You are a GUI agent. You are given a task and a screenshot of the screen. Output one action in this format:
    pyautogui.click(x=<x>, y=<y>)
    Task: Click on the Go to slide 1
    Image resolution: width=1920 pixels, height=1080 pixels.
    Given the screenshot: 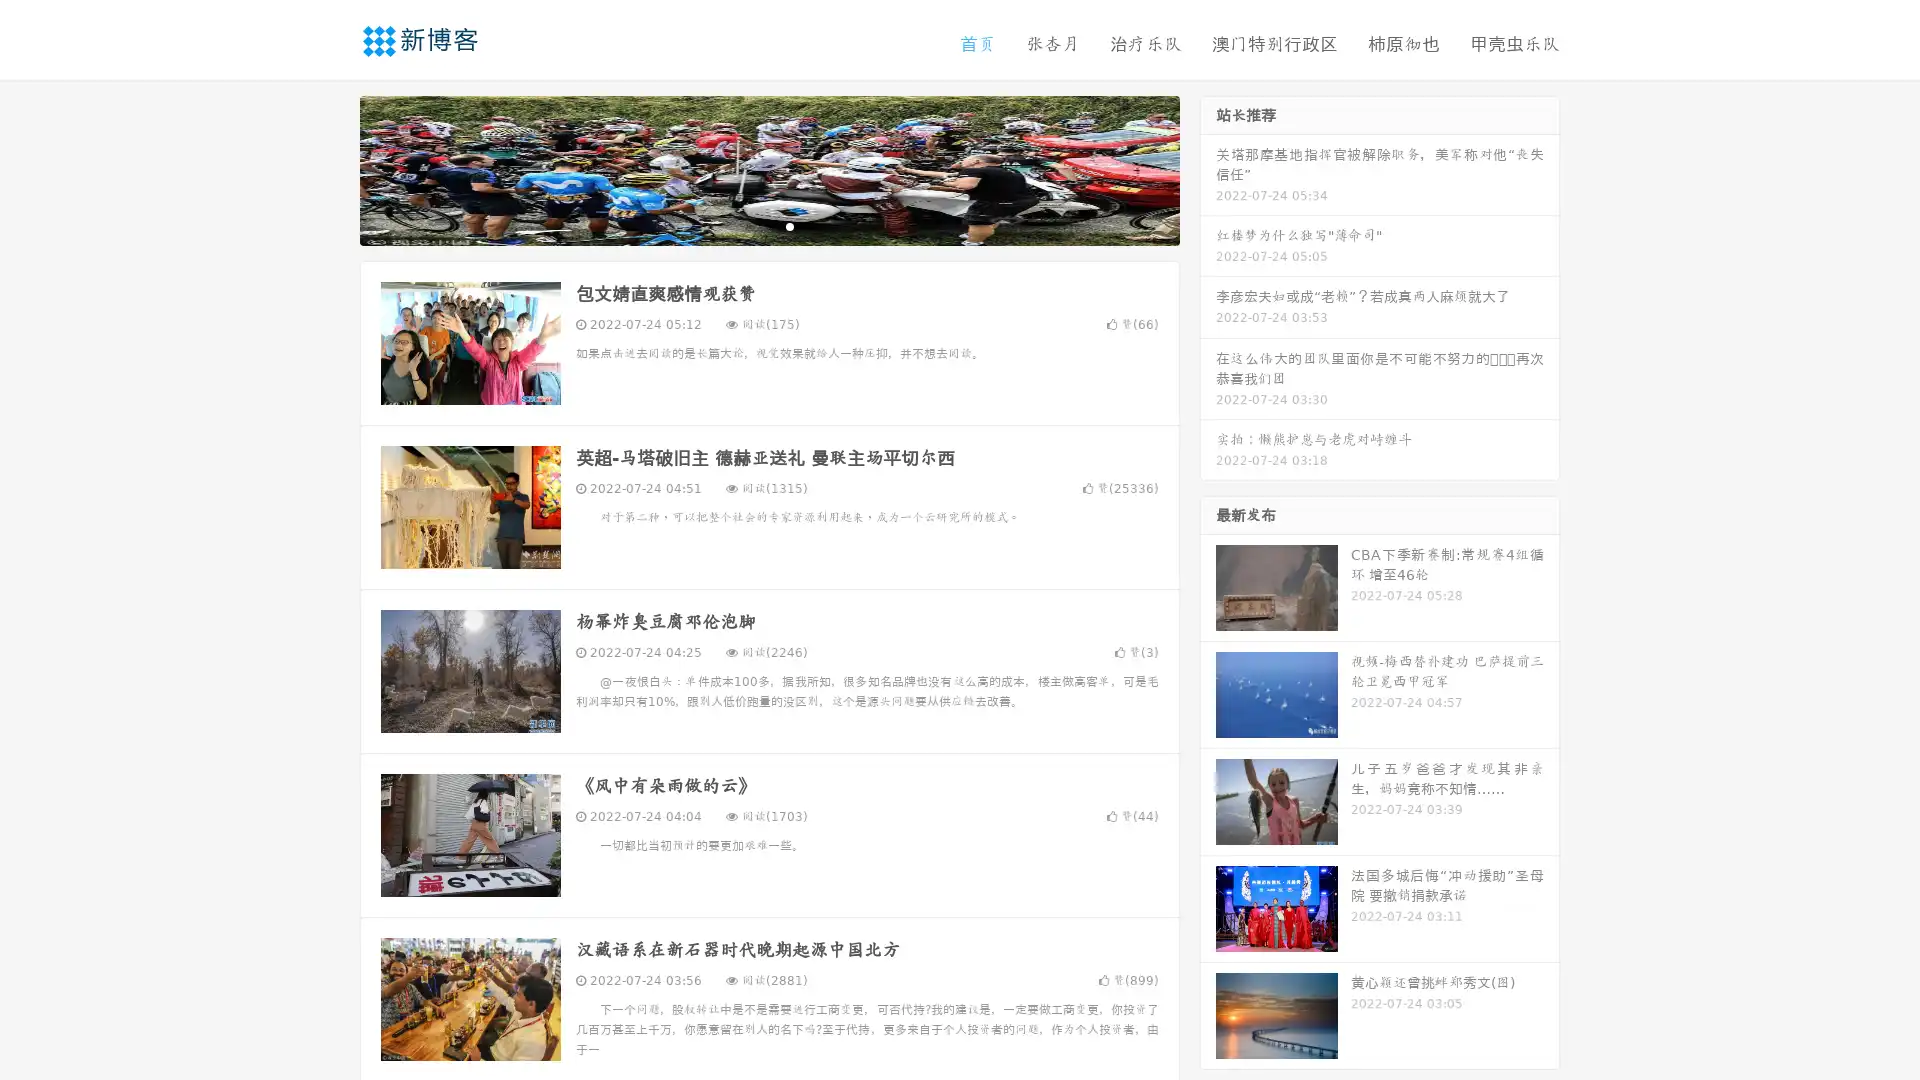 What is the action you would take?
    pyautogui.click(x=748, y=225)
    